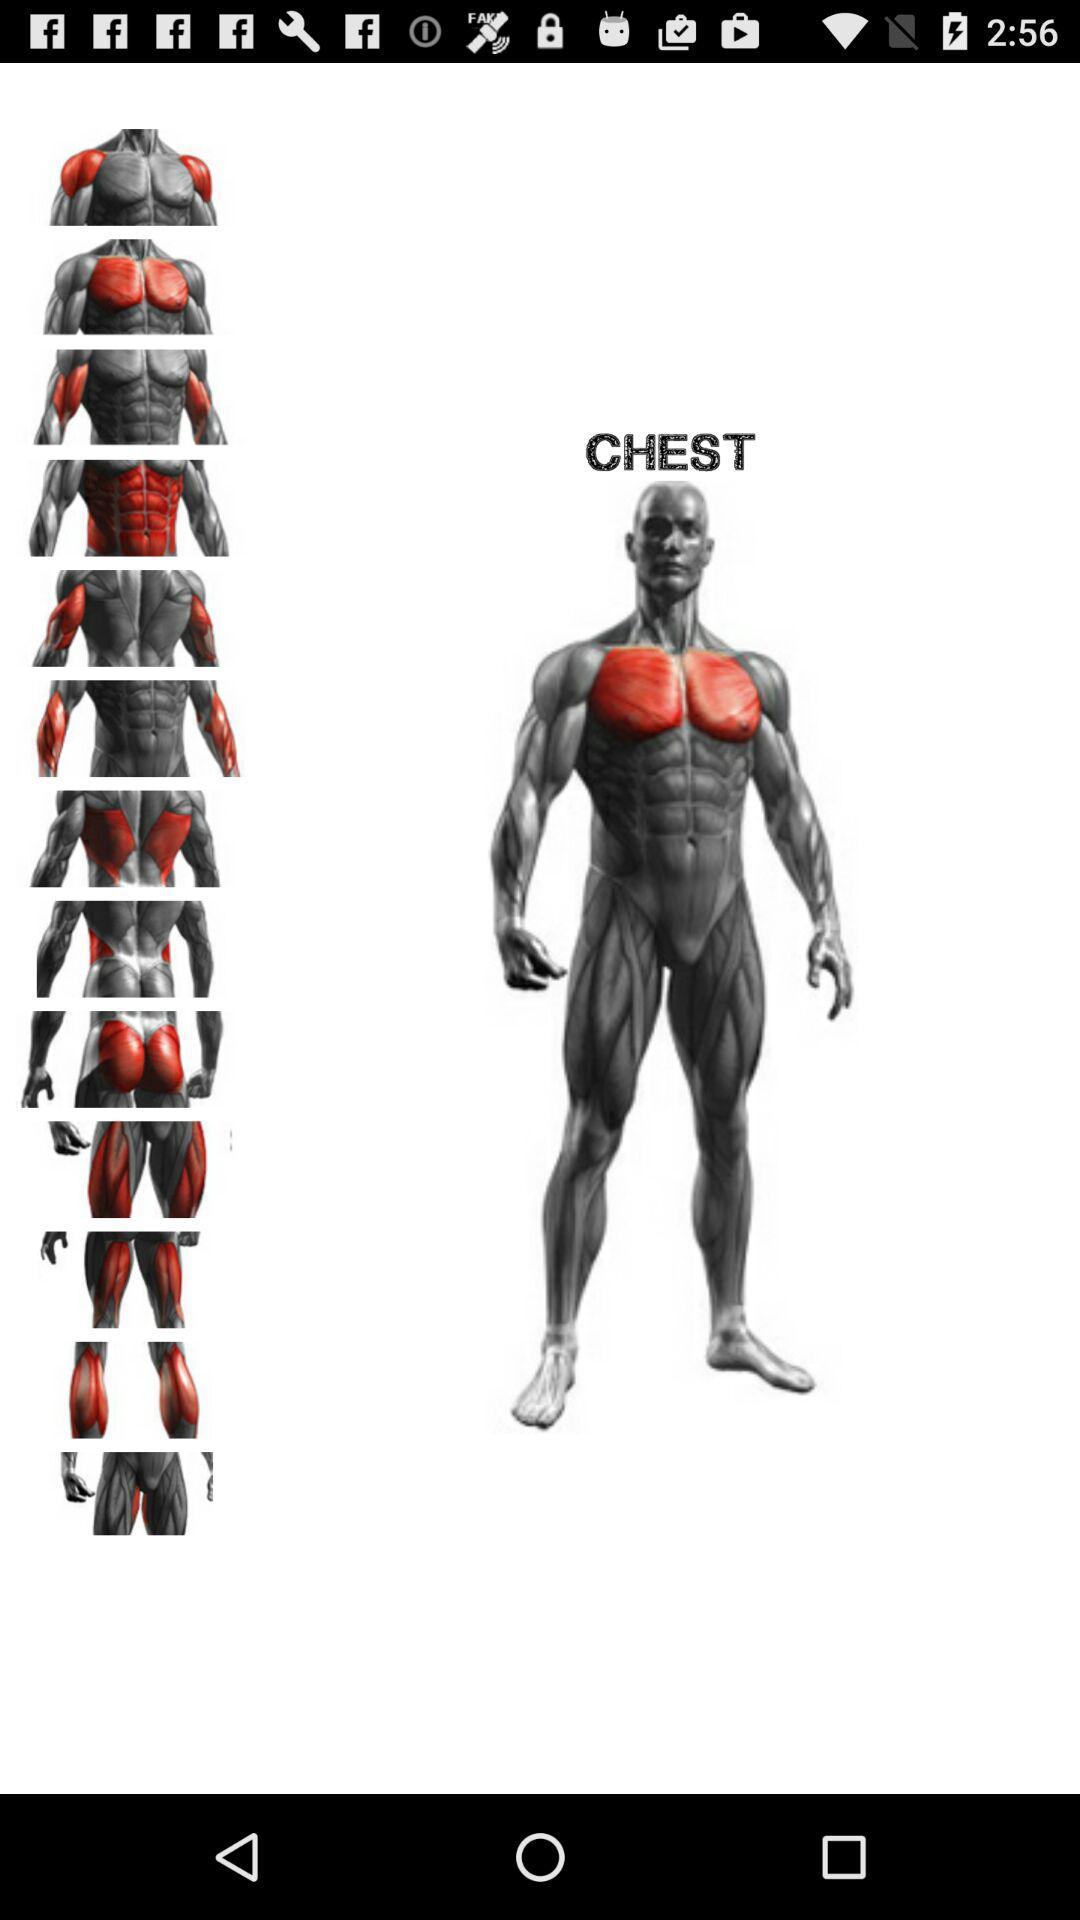 This screenshot has height=1920, width=1080. Describe the element at coordinates (131, 610) in the screenshot. I see `back` at that location.